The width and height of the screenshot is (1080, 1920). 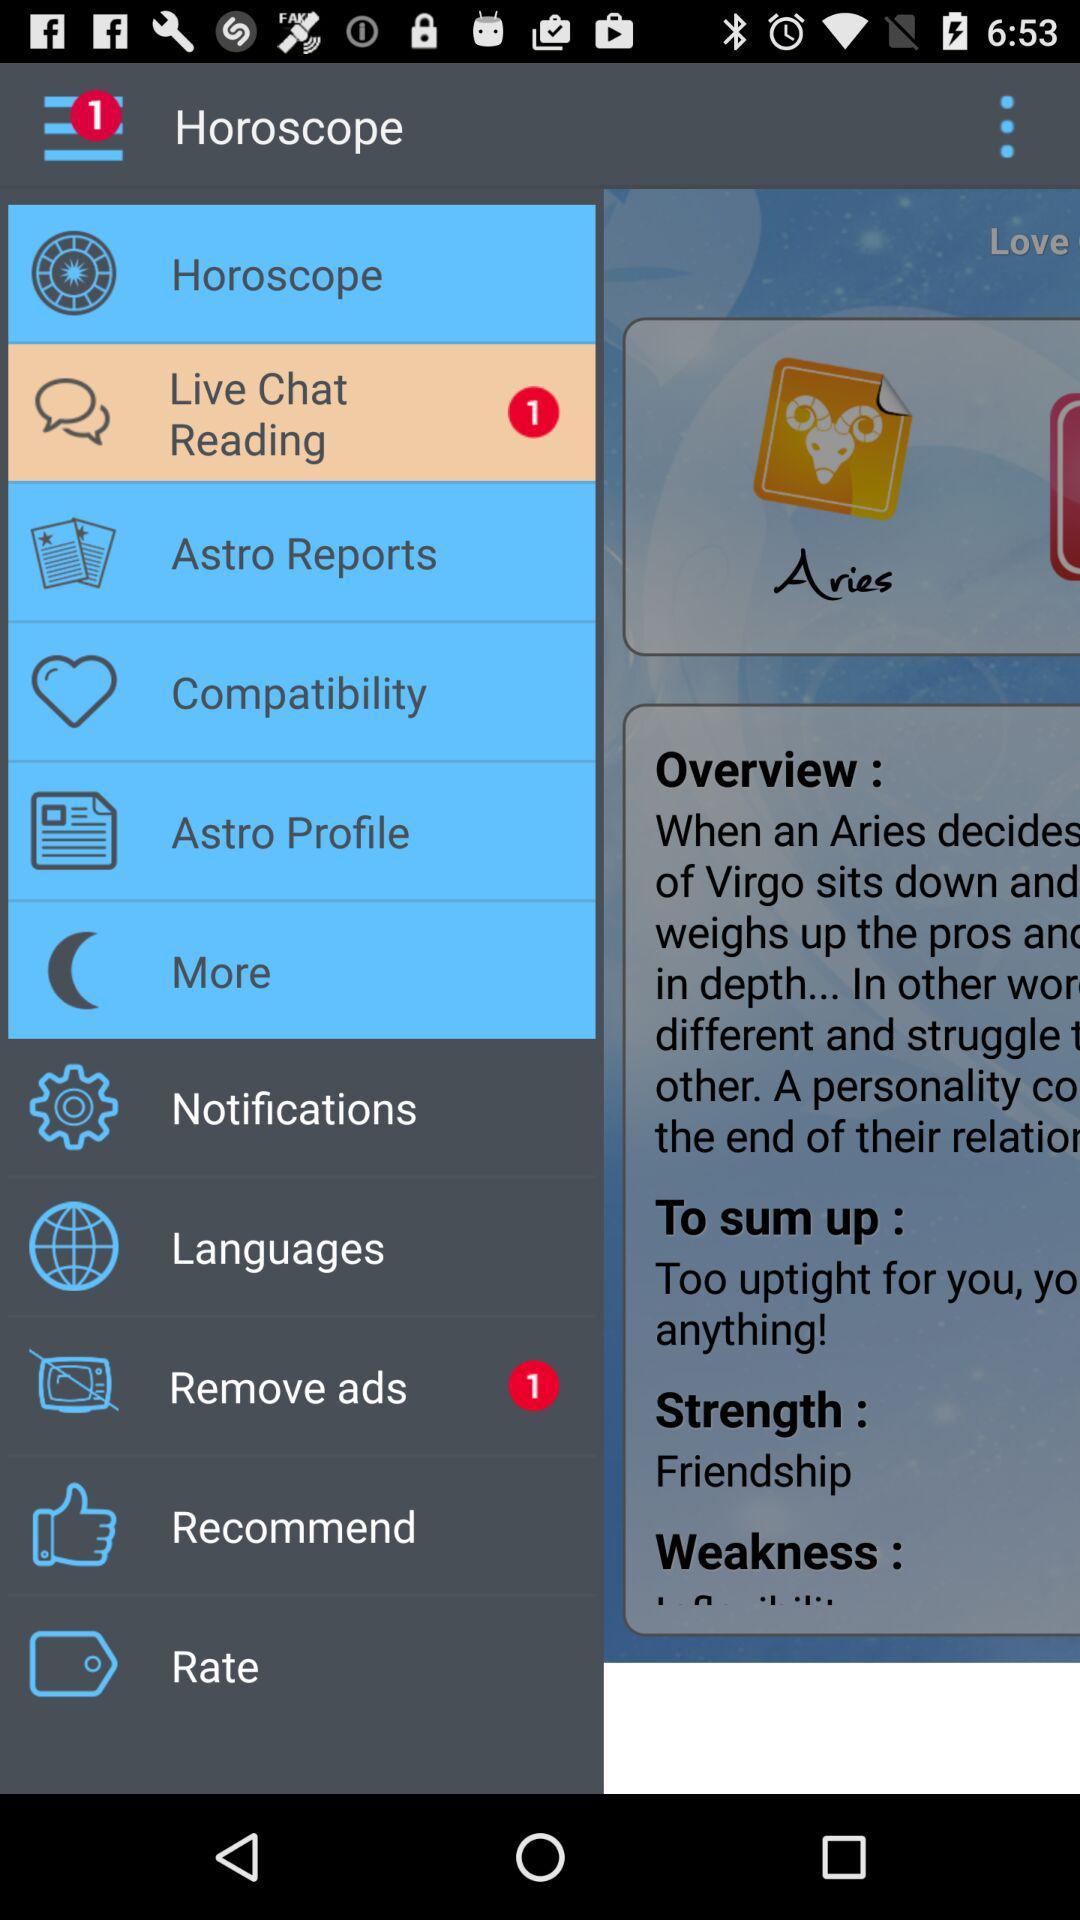 What do you see at coordinates (1006, 124) in the screenshot?
I see `item next to the horoscope` at bounding box center [1006, 124].